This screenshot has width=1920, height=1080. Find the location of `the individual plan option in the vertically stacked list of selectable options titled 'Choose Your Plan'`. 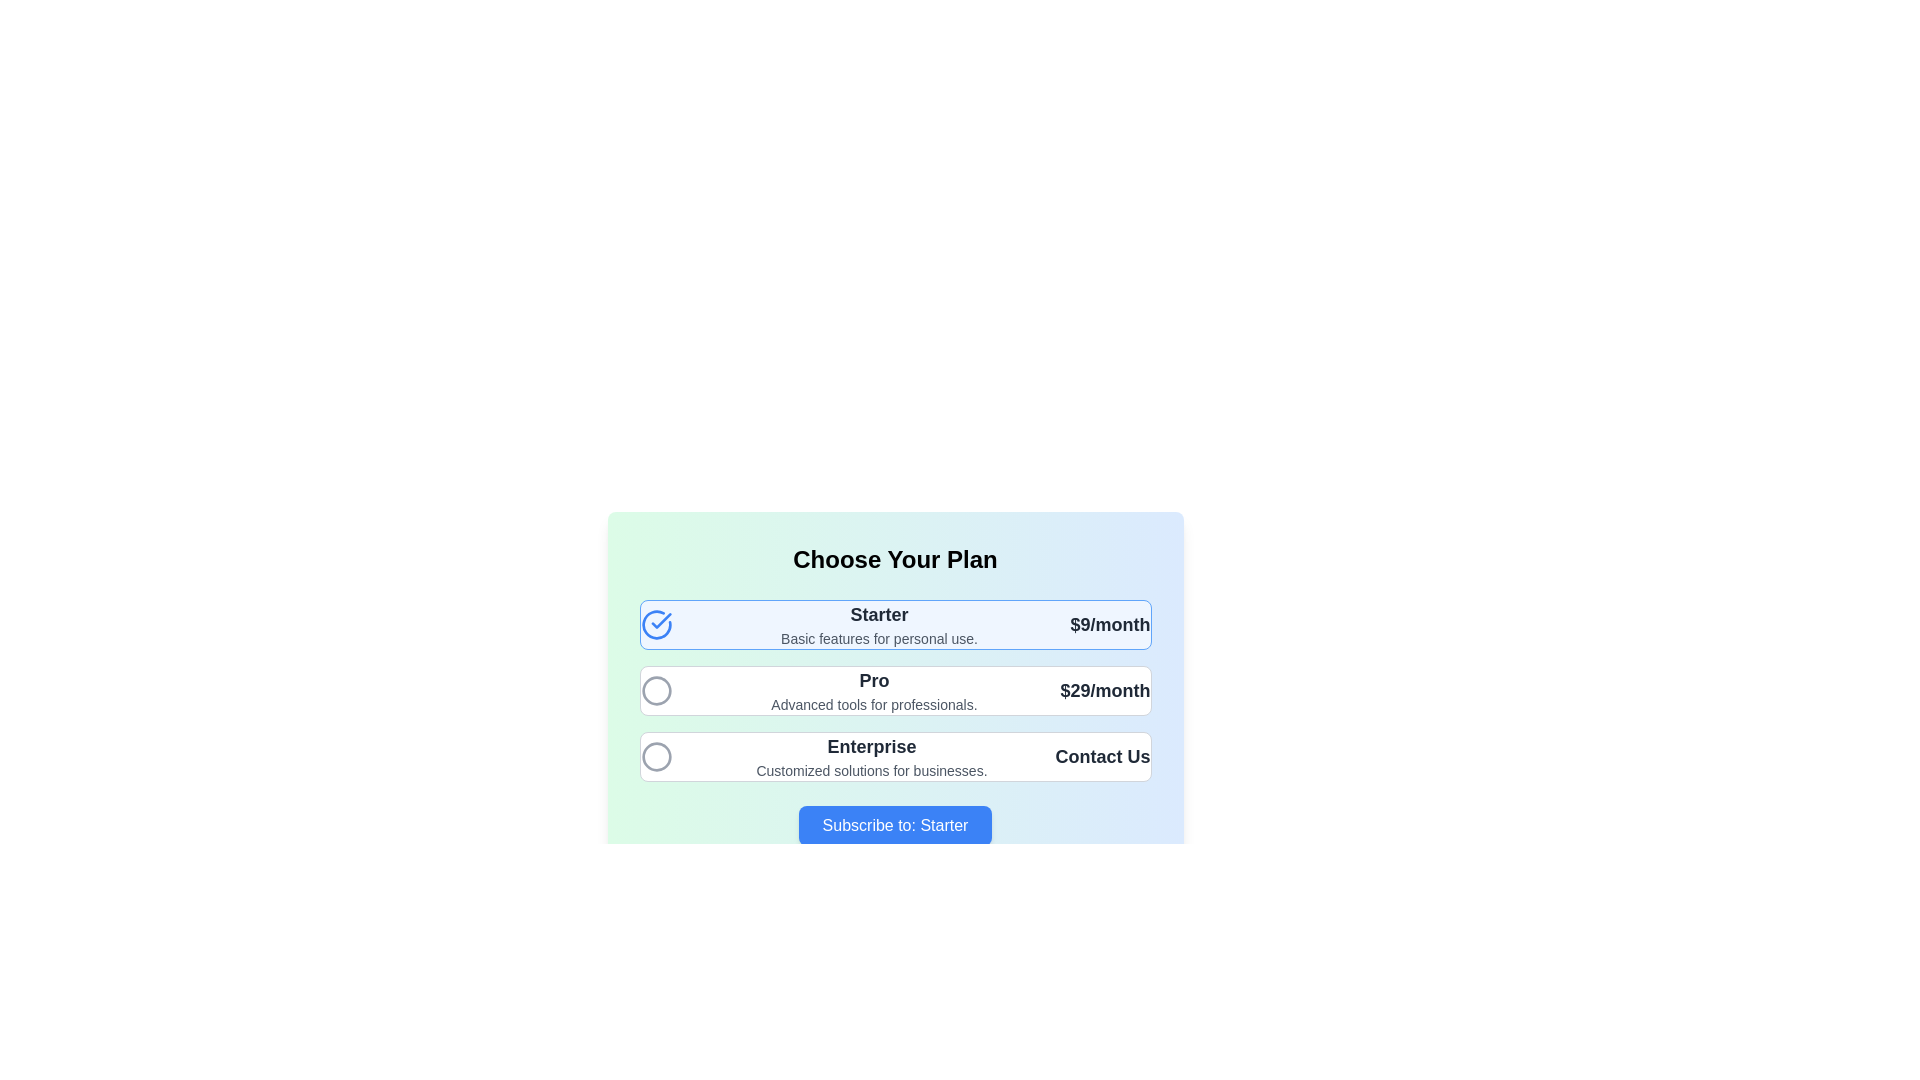

the individual plan option in the vertically stacked list of selectable options titled 'Choose Your Plan' is located at coordinates (894, 689).